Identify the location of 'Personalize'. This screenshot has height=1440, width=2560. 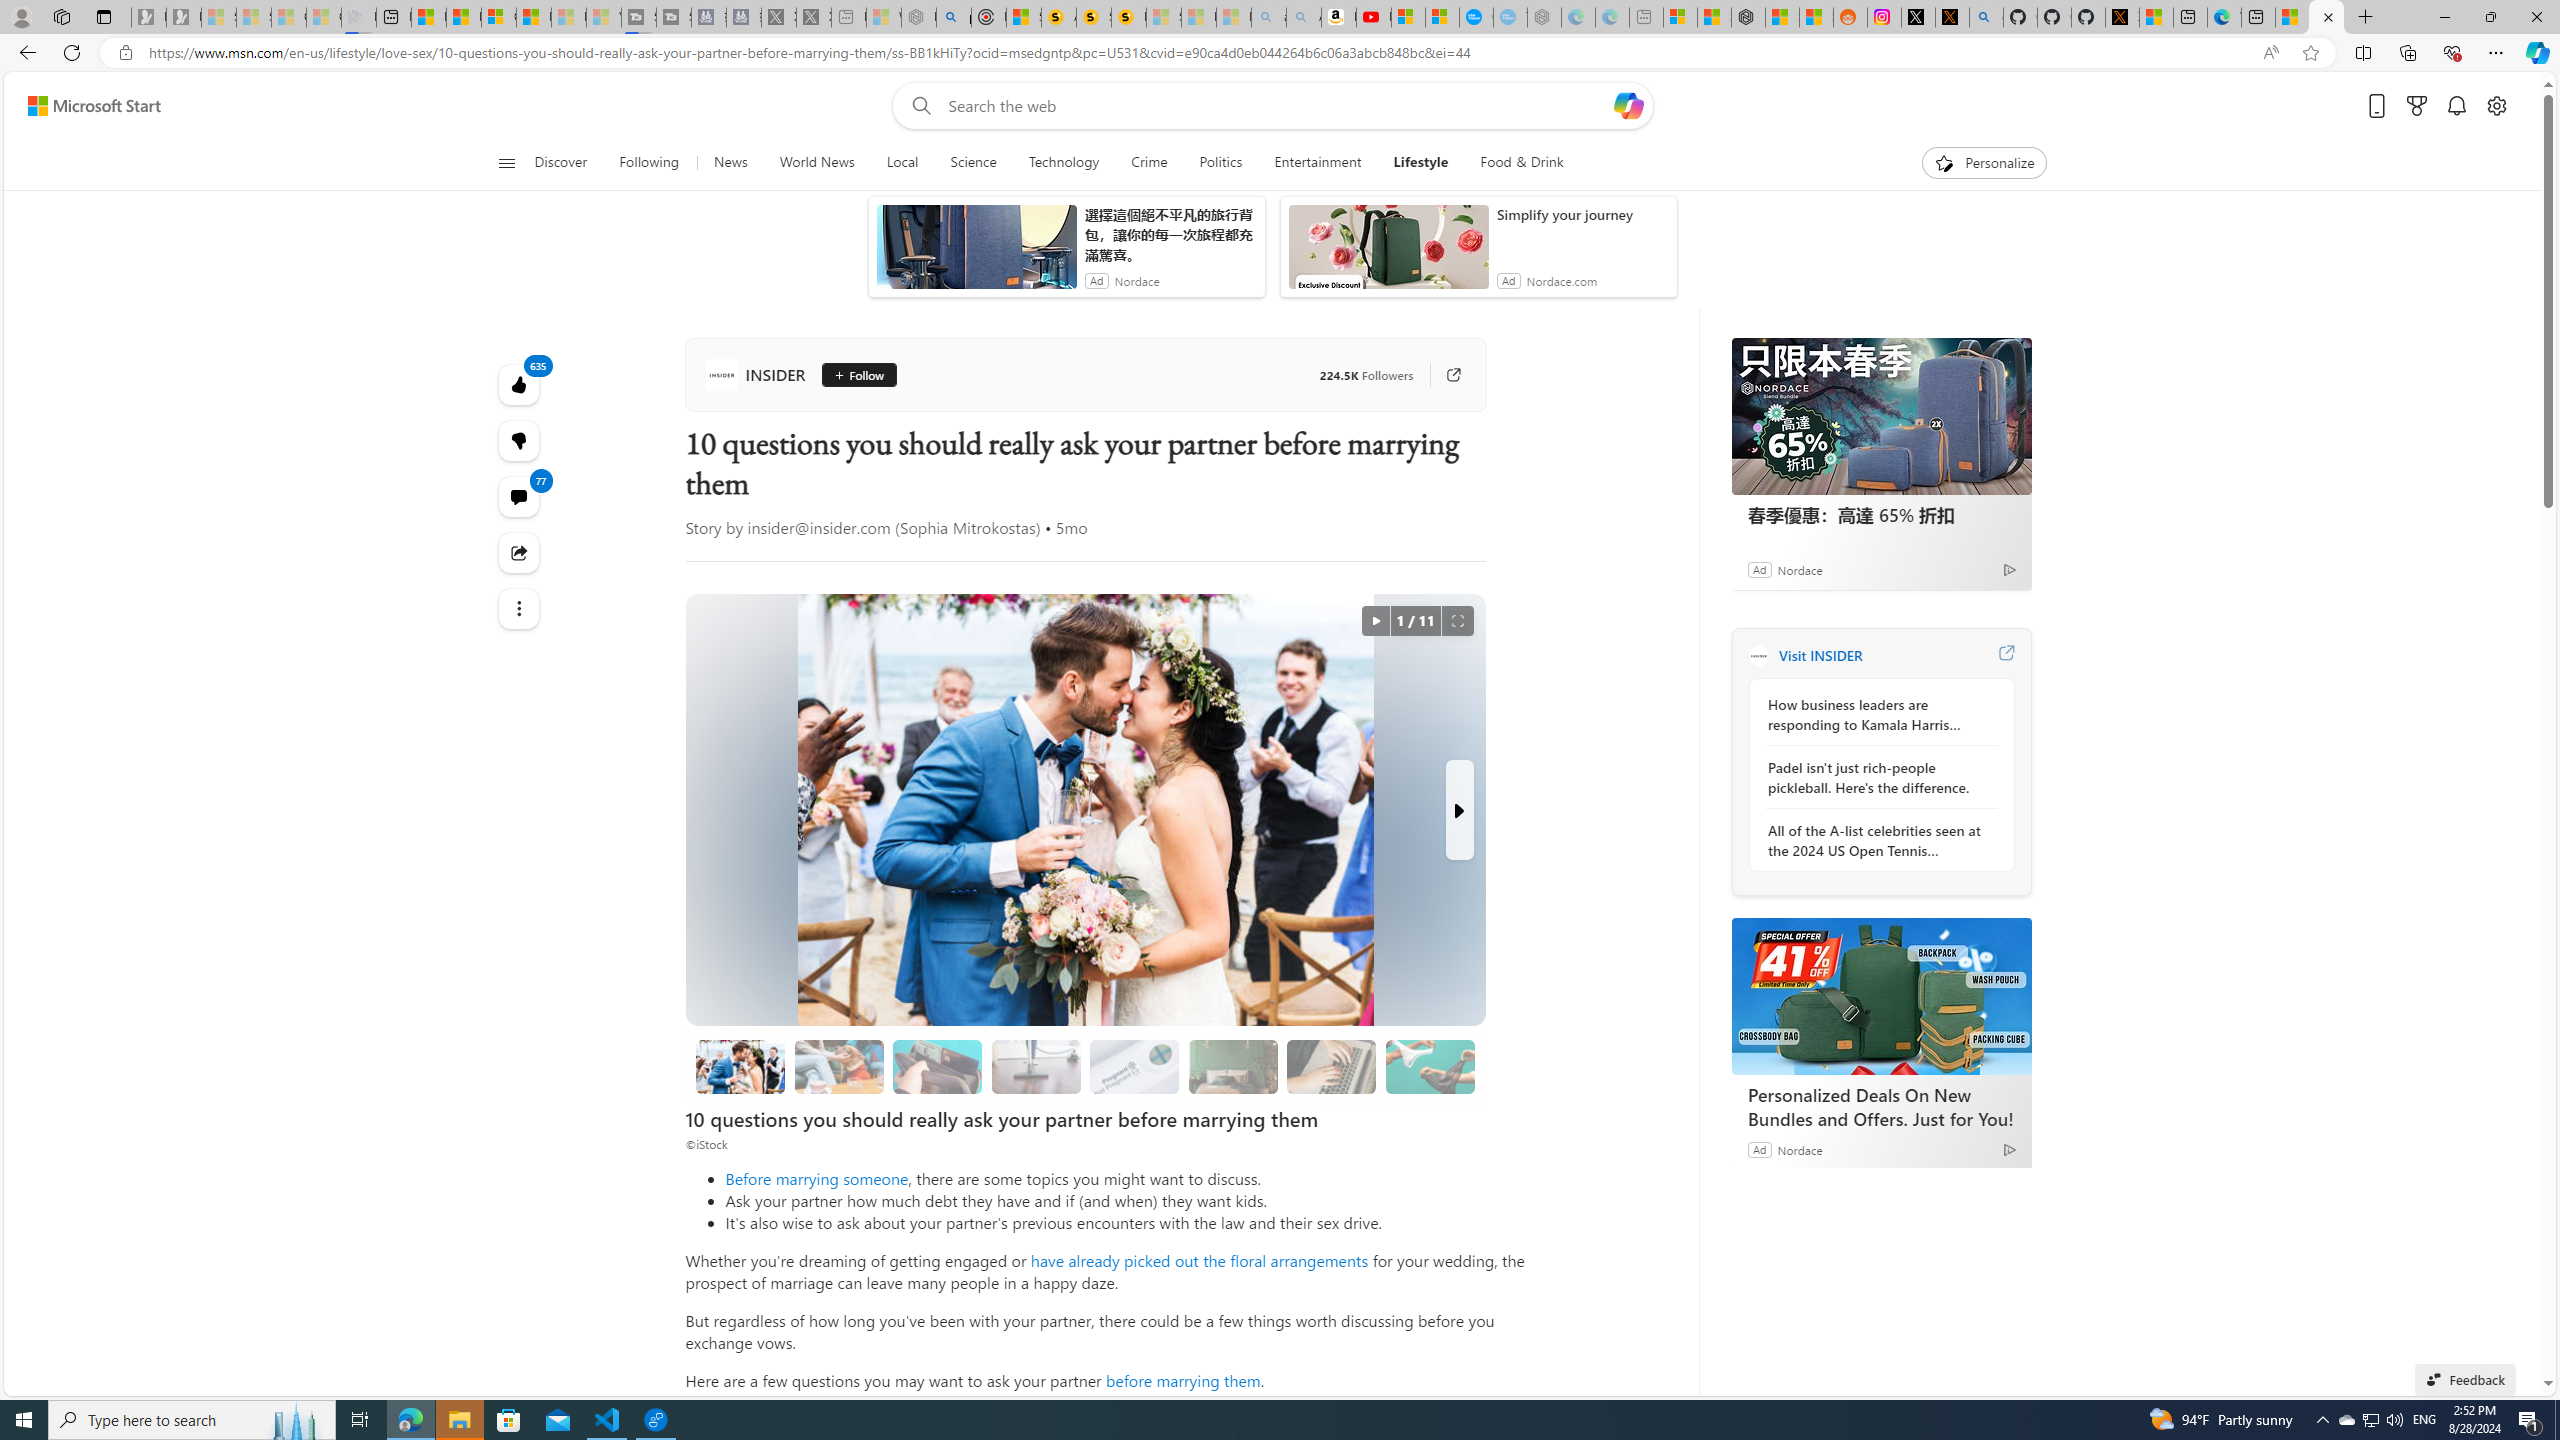
(1984, 162).